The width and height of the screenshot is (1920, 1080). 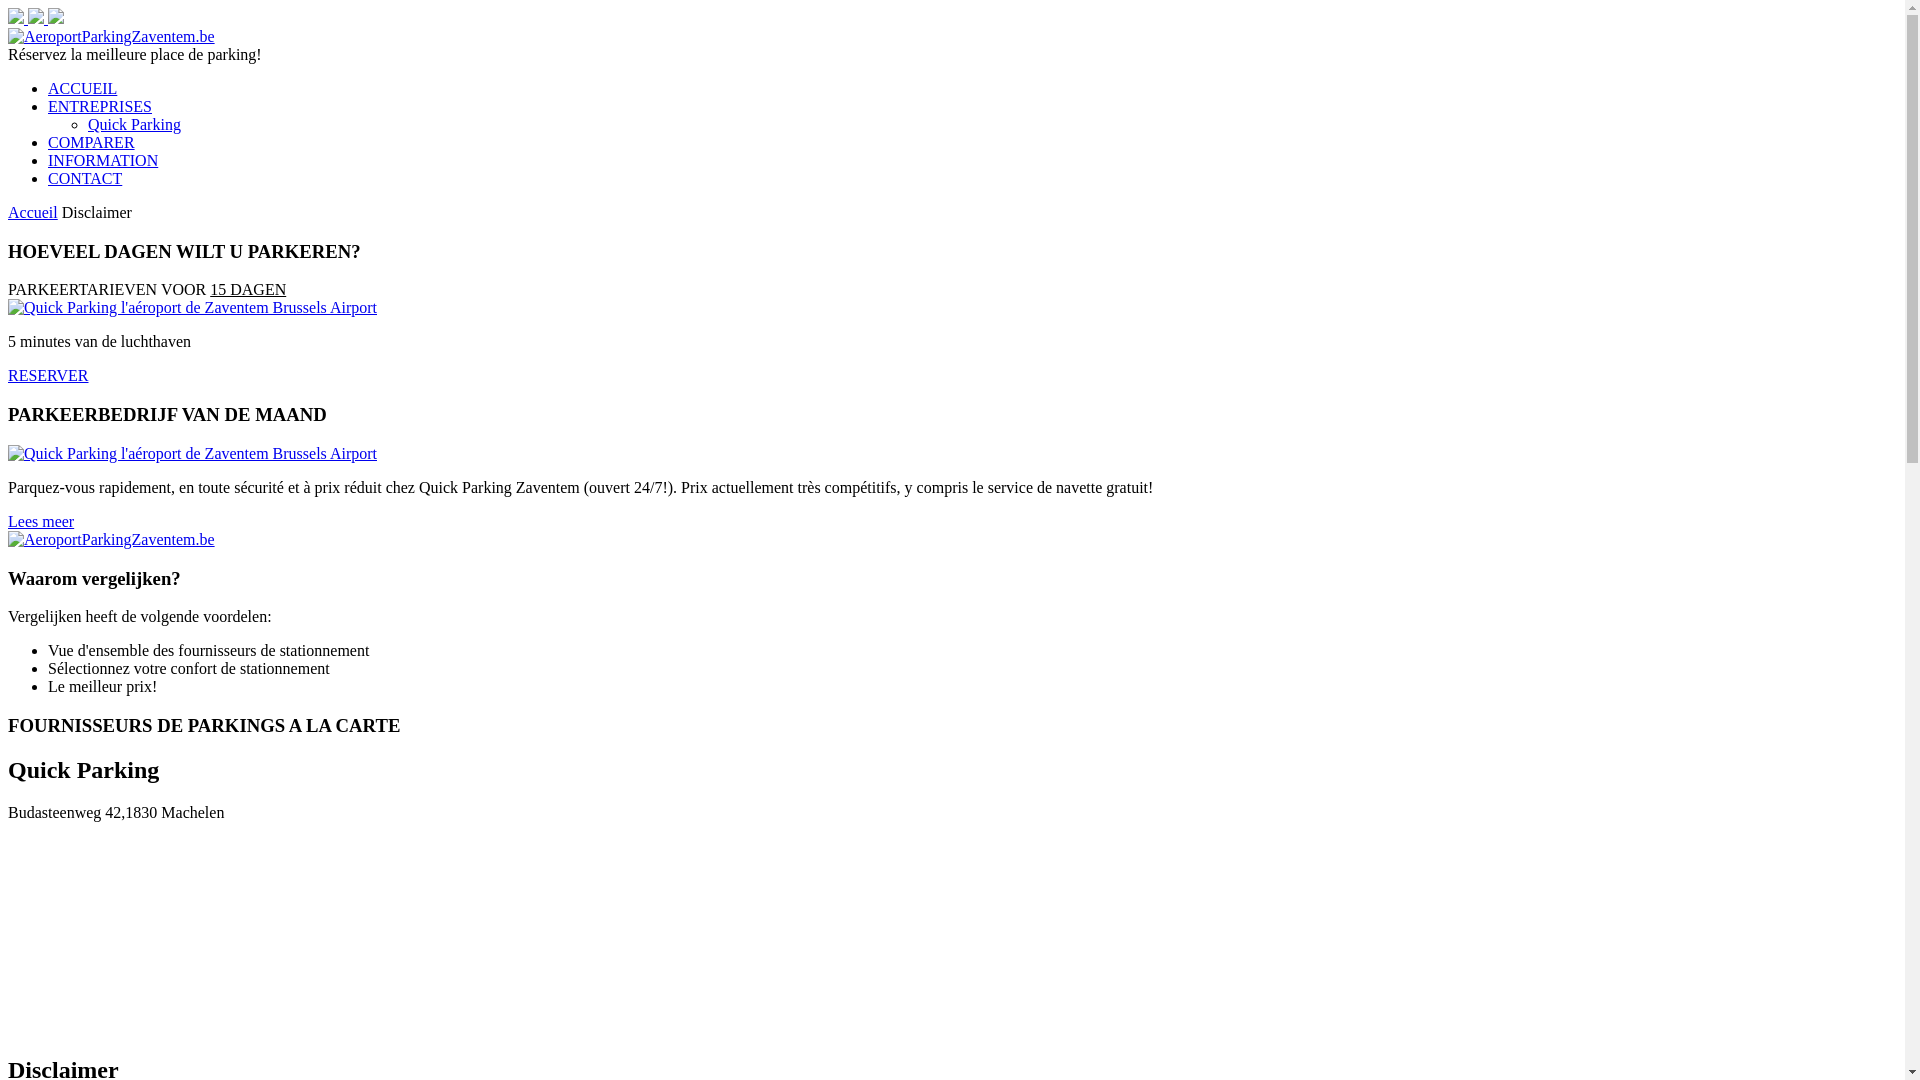 I want to click on 'INFORMATION', so click(x=101, y=159).